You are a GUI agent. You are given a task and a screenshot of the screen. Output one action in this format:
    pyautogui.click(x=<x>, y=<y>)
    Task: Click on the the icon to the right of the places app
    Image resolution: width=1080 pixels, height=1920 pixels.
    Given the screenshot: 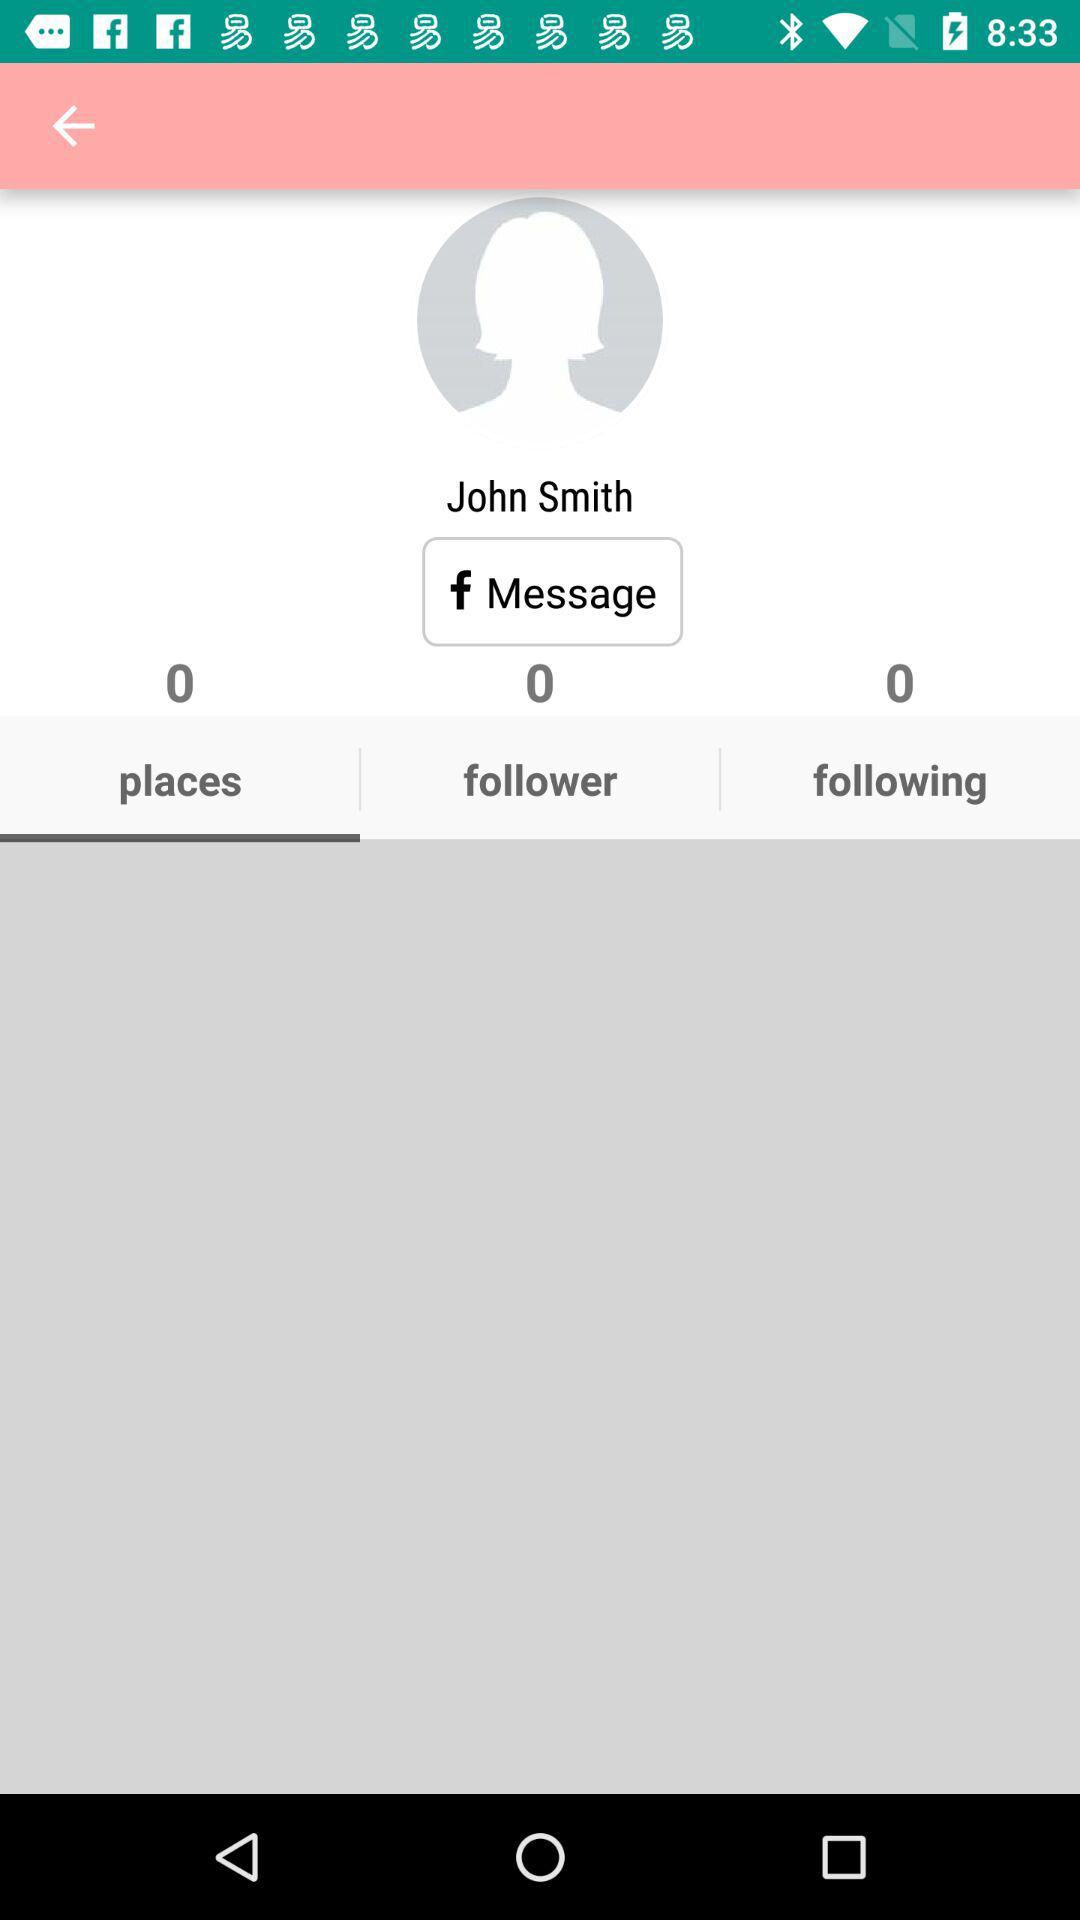 What is the action you would take?
    pyautogui.click(x=540, y=778)
    